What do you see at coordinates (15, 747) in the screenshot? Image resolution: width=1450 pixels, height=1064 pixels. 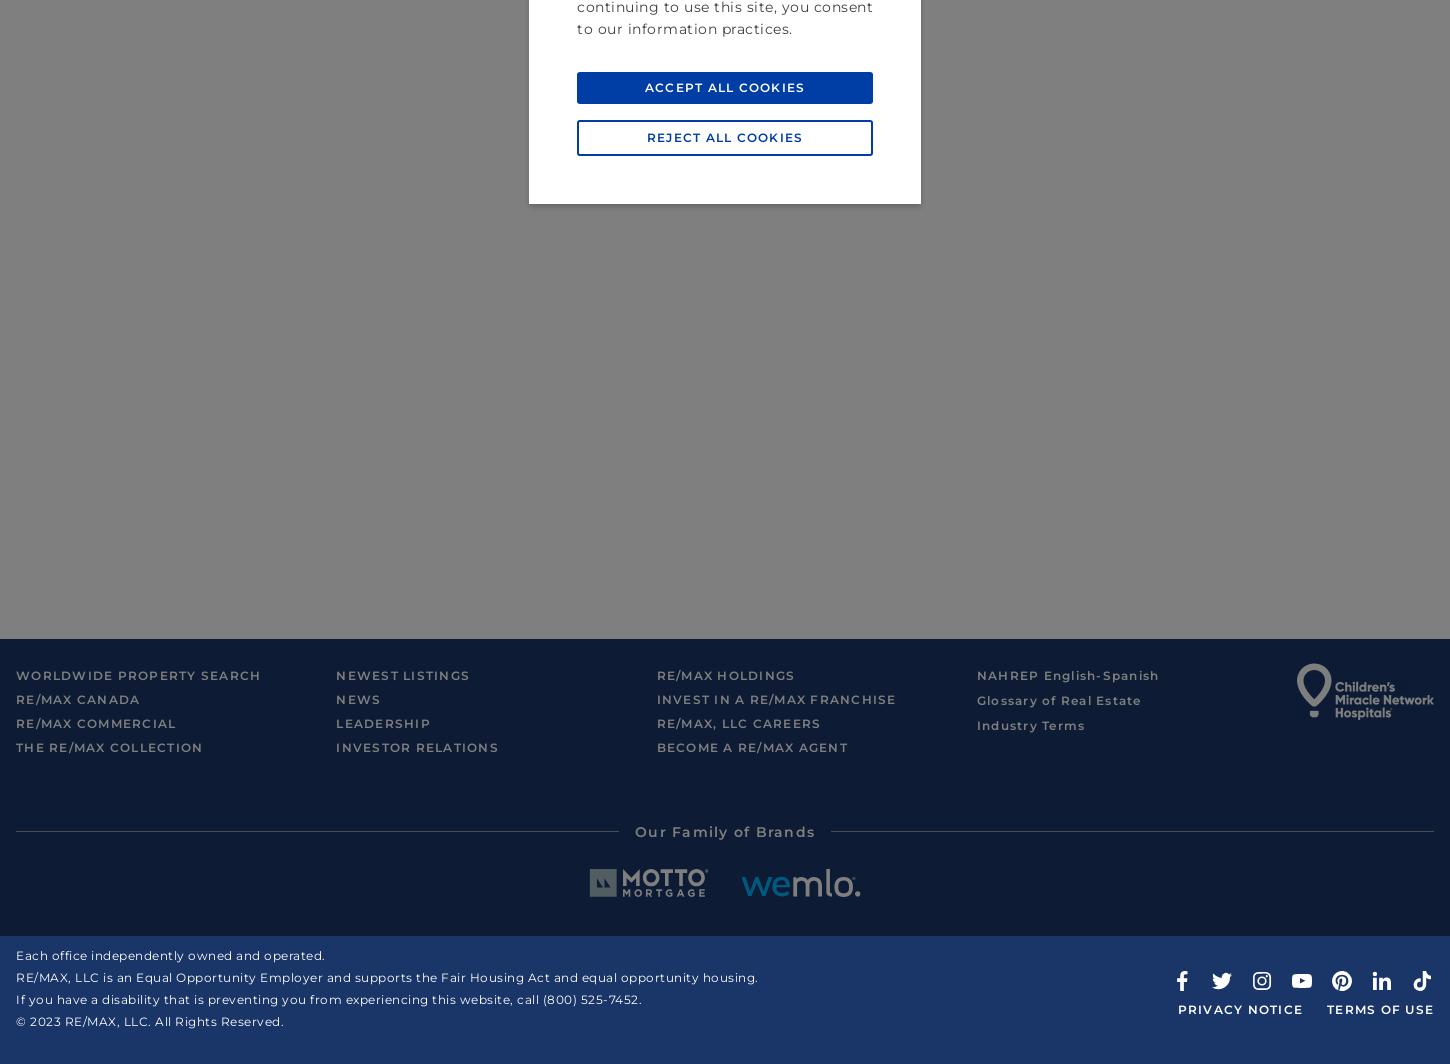 I see `'The RE/MAX Collection'` at bounding box center [15, 747].